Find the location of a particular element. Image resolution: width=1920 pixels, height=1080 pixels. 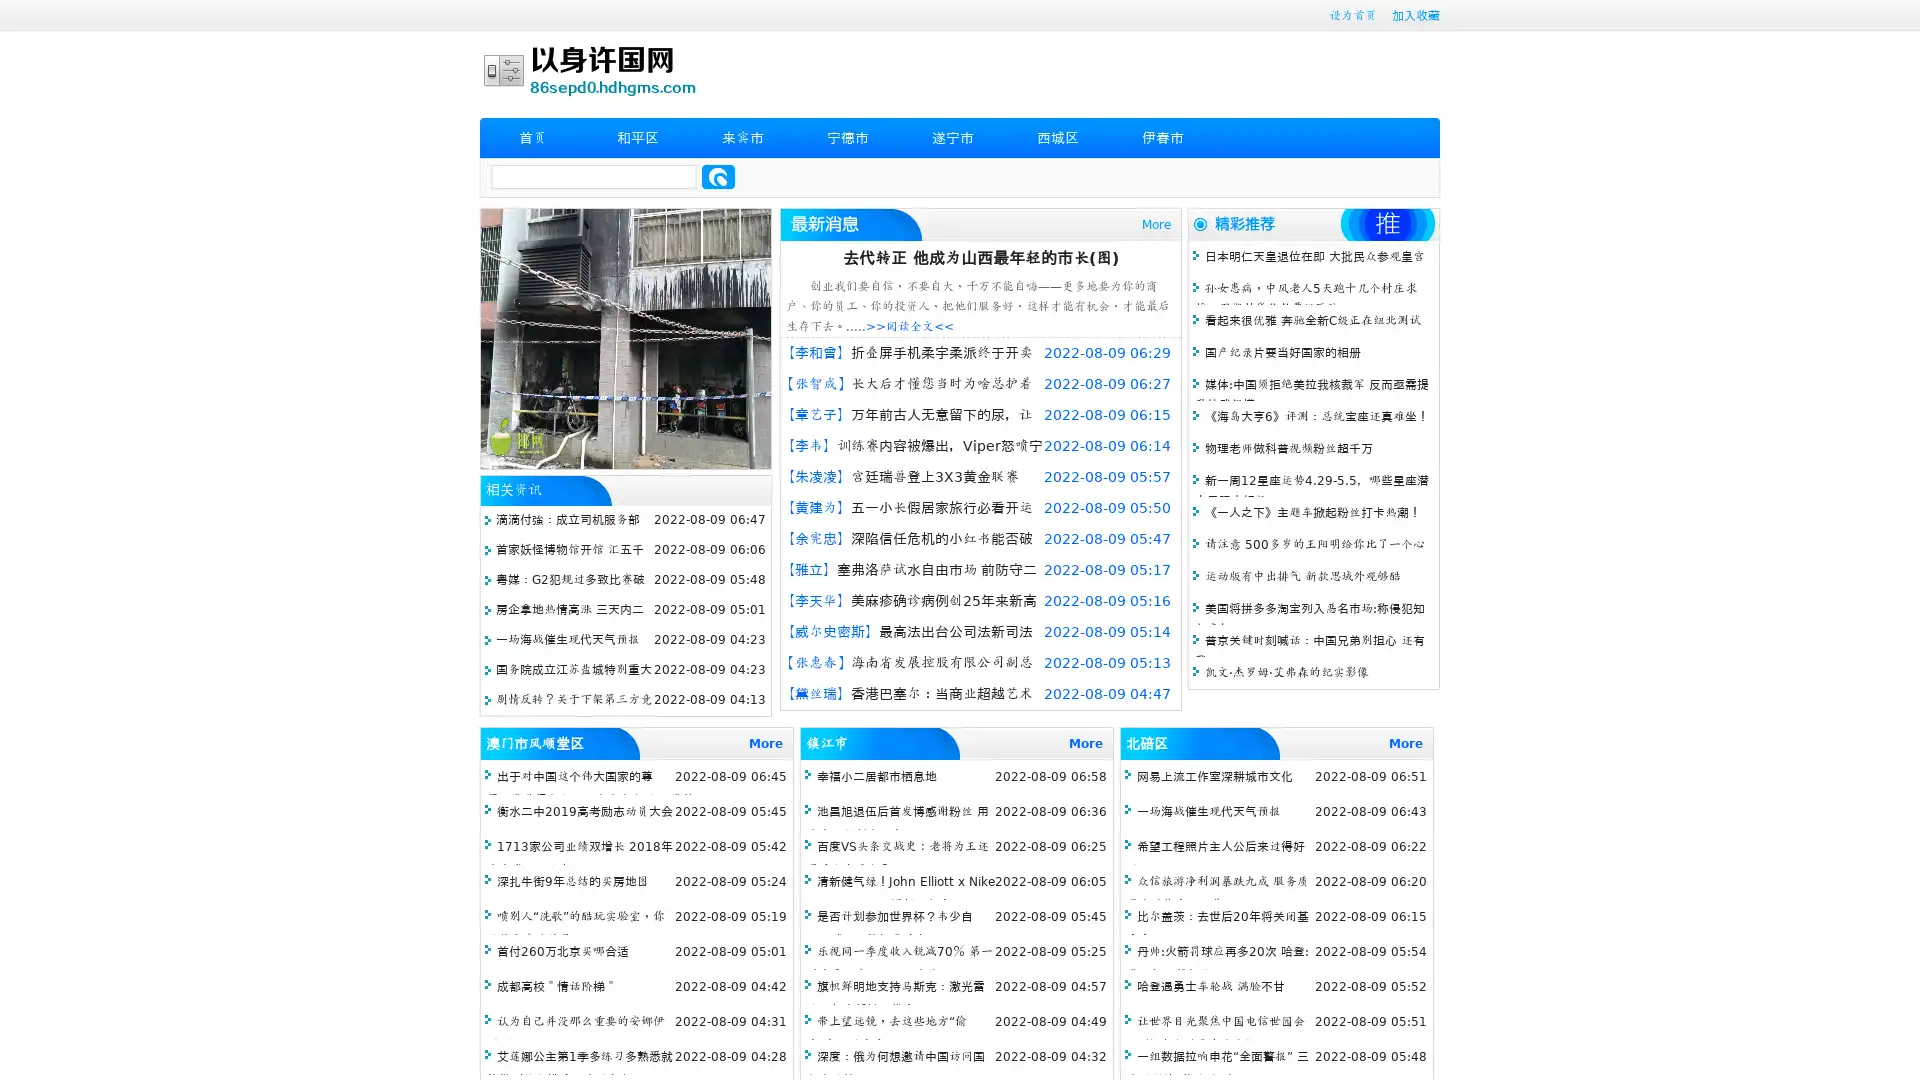

Search is located at coordinates (718, 176).